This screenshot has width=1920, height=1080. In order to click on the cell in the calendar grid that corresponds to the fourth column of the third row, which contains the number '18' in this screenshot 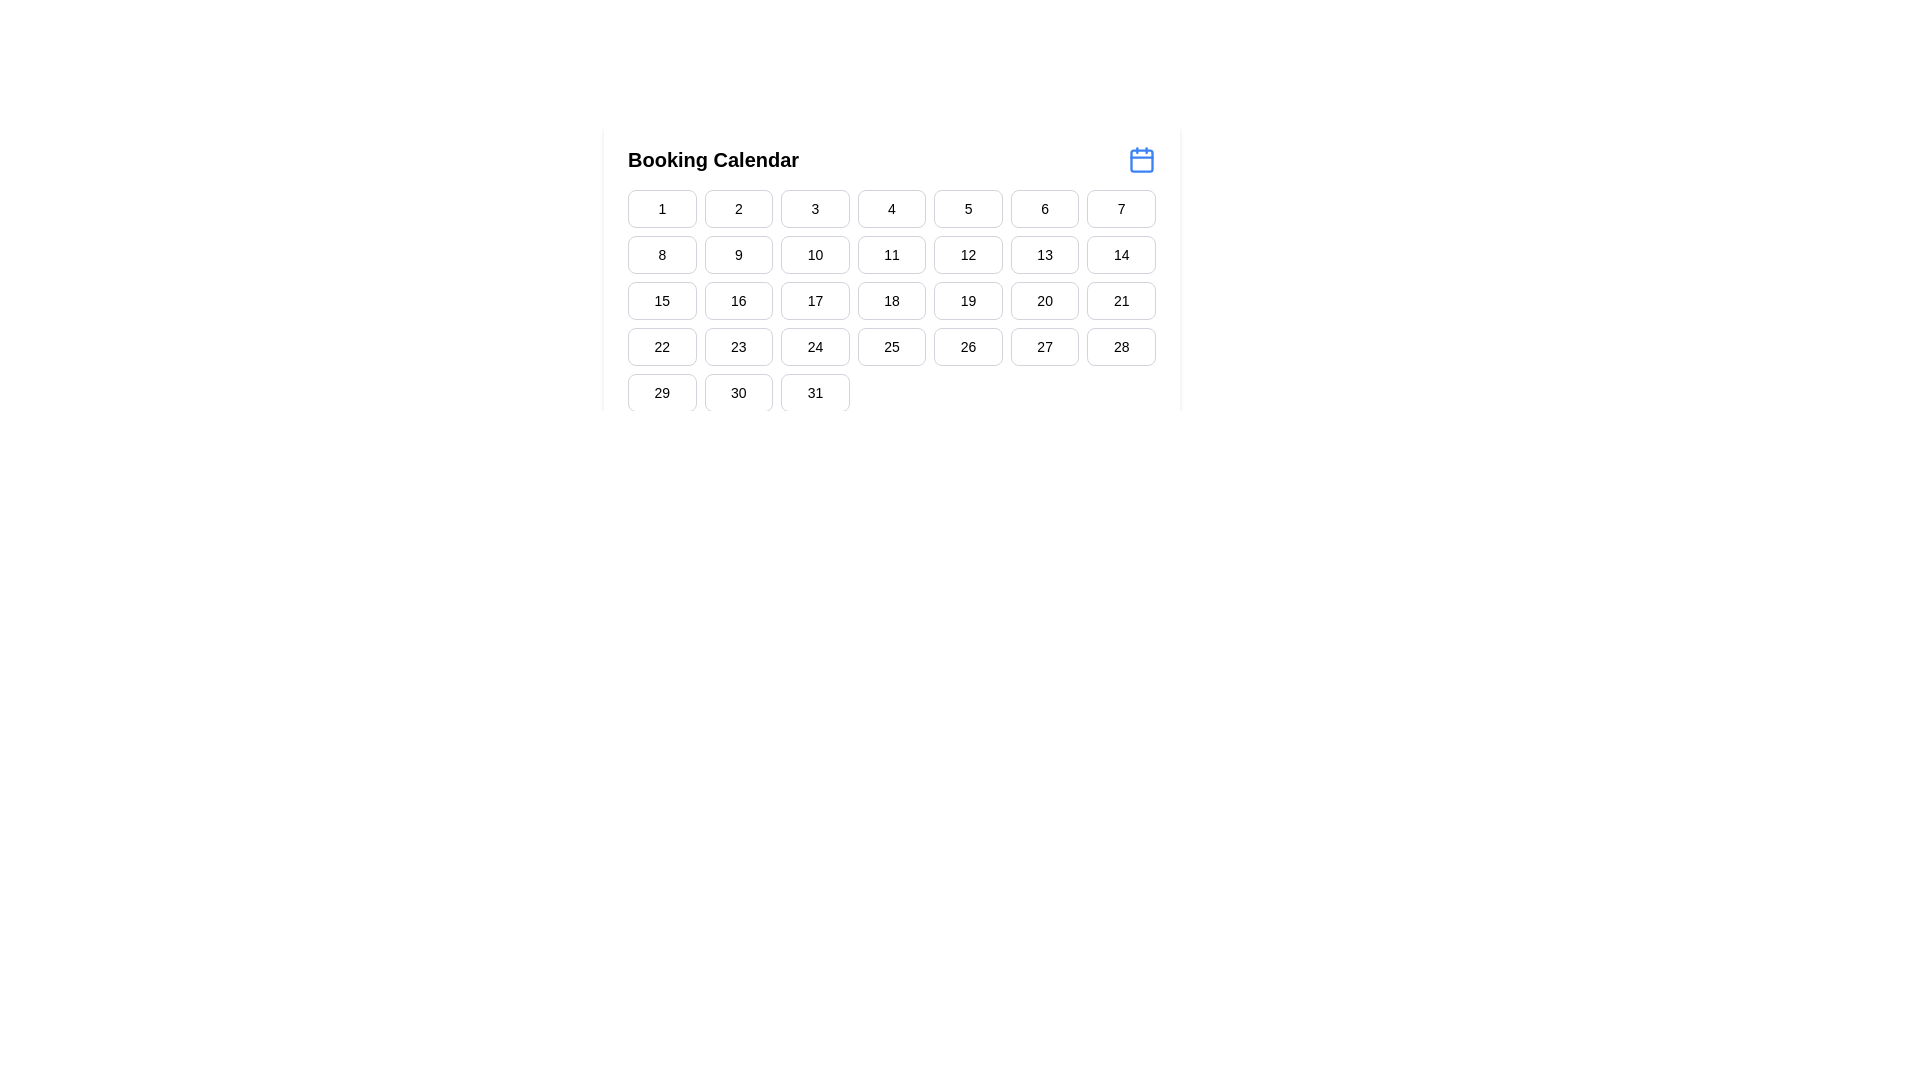, I will do `click(891, 300)`.